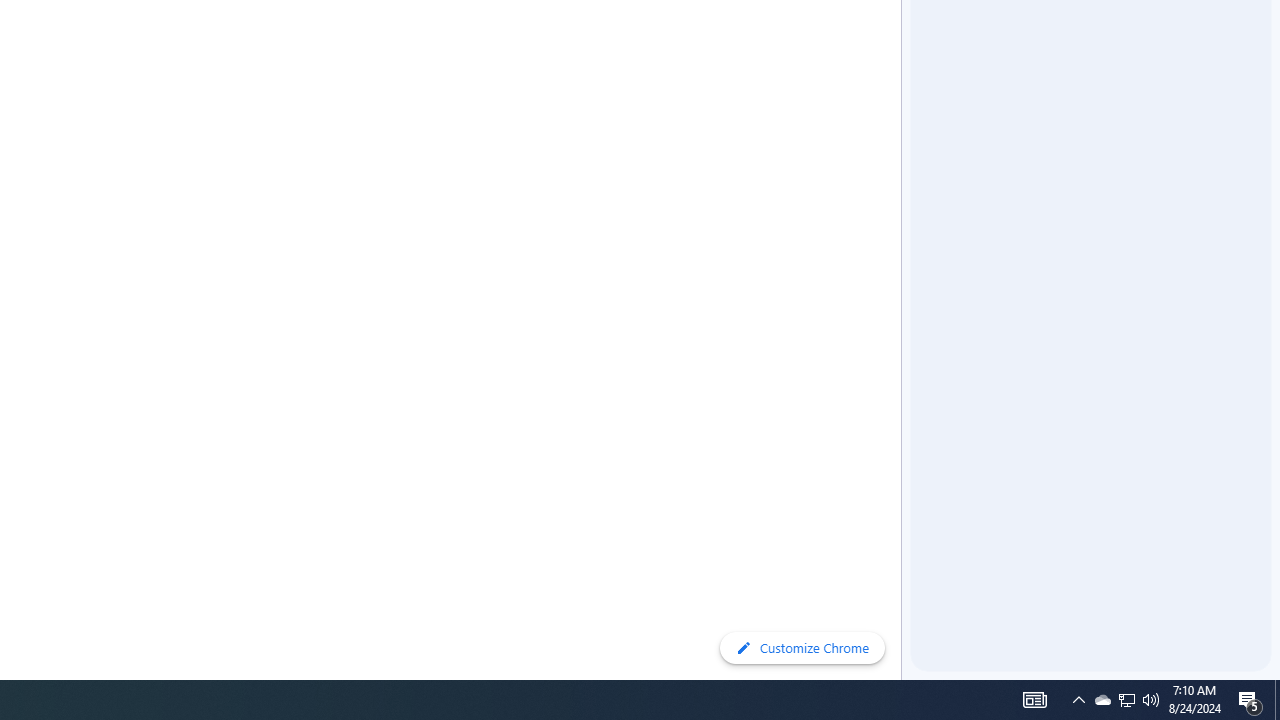 This screenshot has width=1280, height=720. Describe the element at coordinates (801, 648) in the screenshot. I see `'Customize Chrome'` at that location.